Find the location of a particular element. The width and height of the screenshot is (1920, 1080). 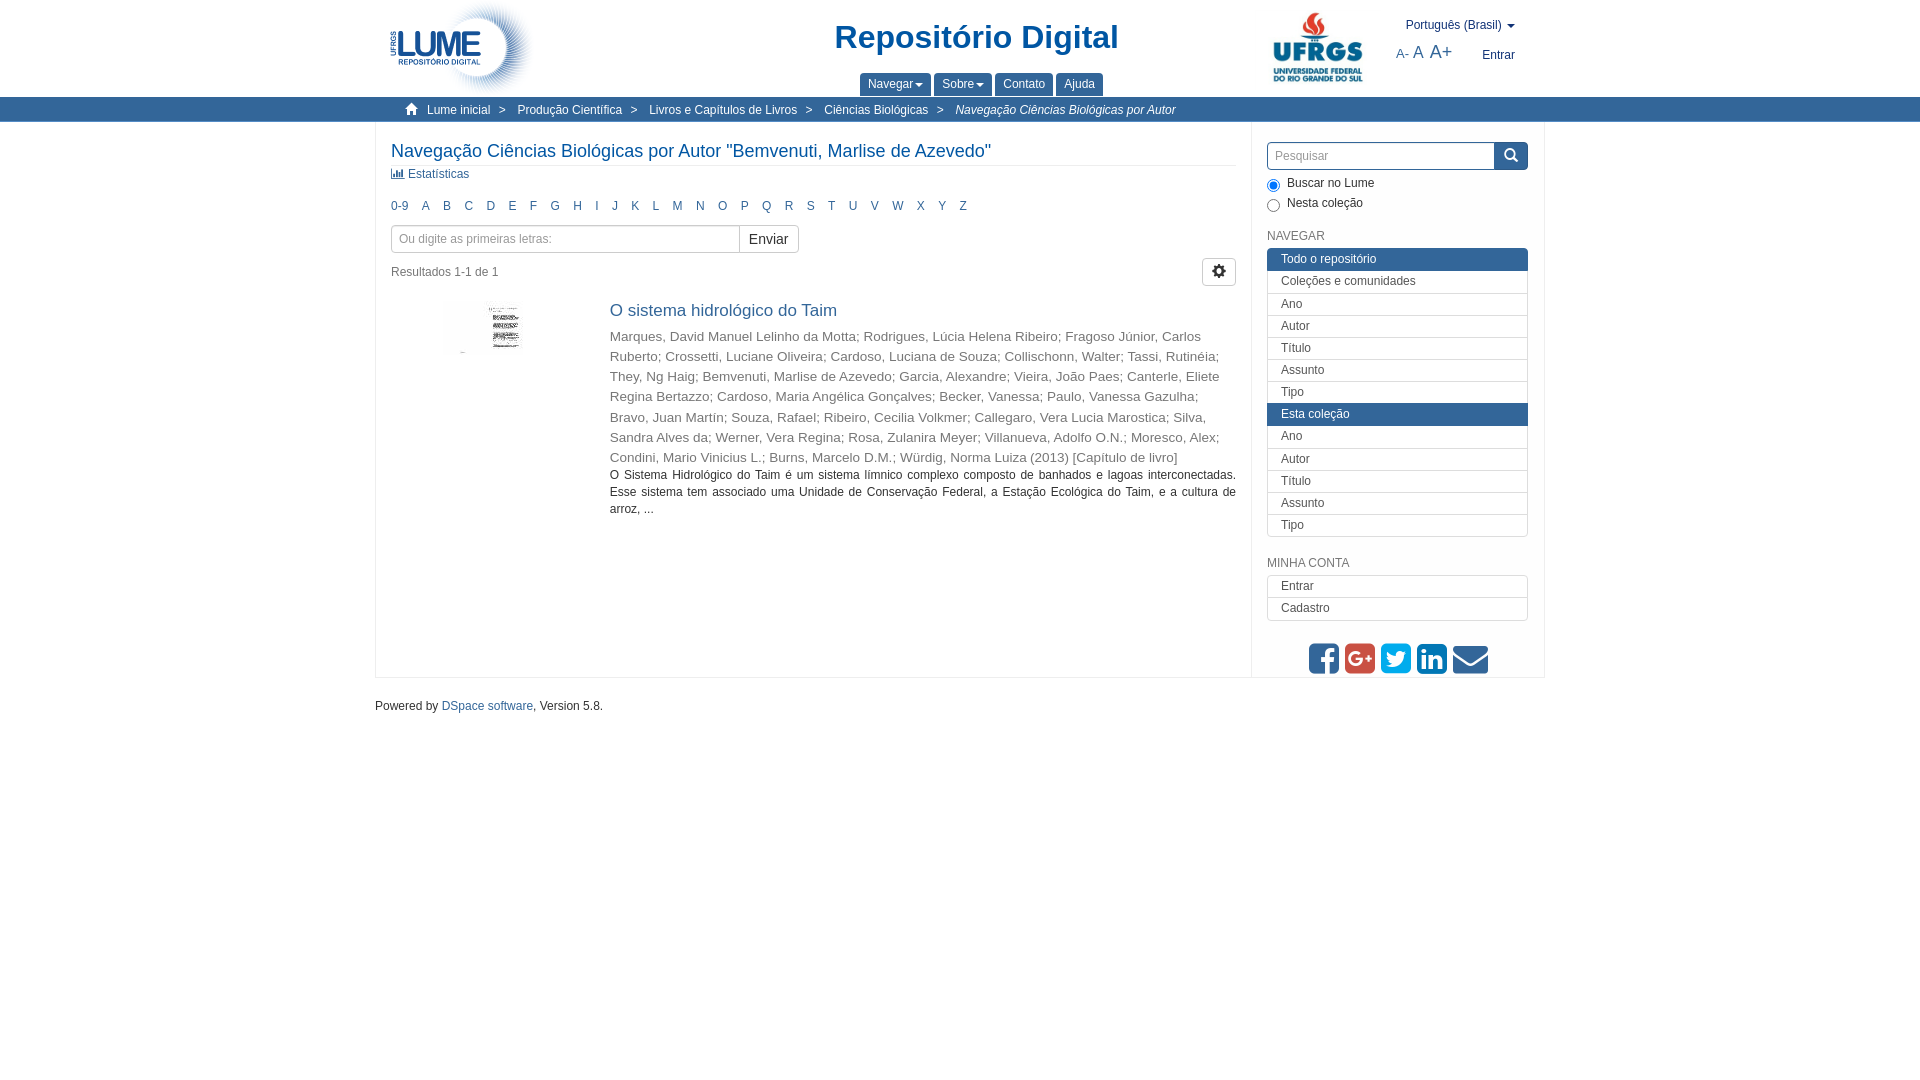

'I' is located at coordinates (595, 205).